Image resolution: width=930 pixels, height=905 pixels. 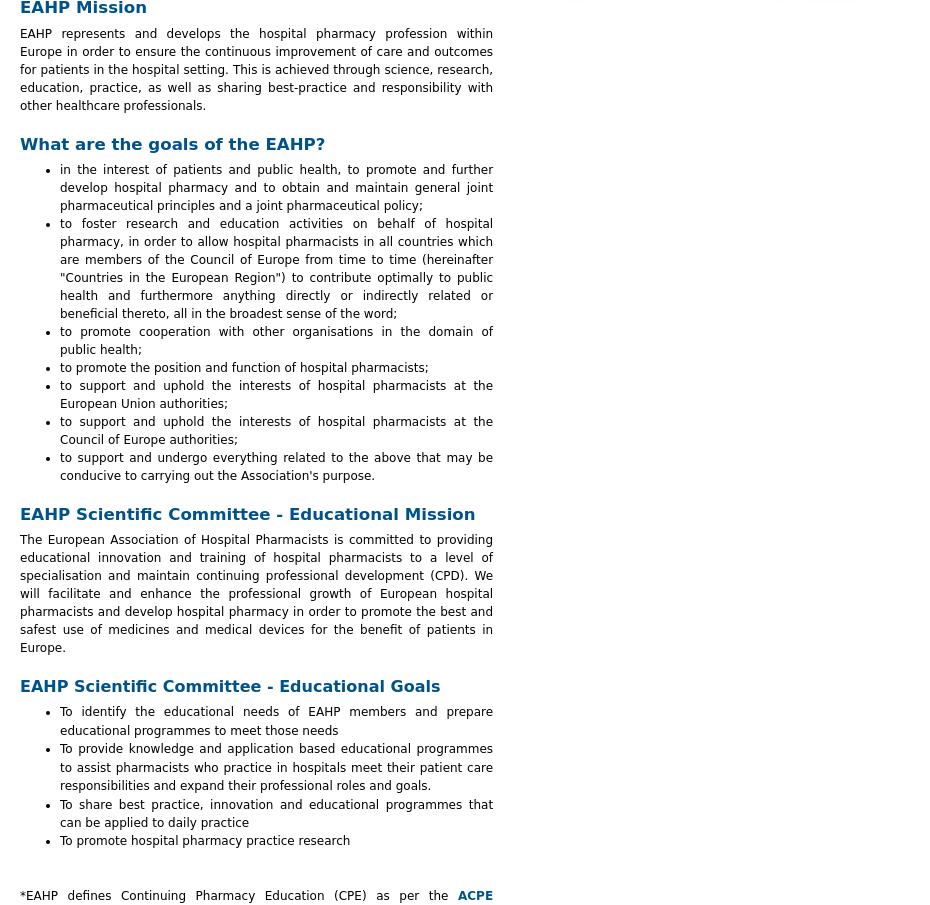 I want to click on 'To promote hospital pharmacy practice research', so click(x=58, y=840).